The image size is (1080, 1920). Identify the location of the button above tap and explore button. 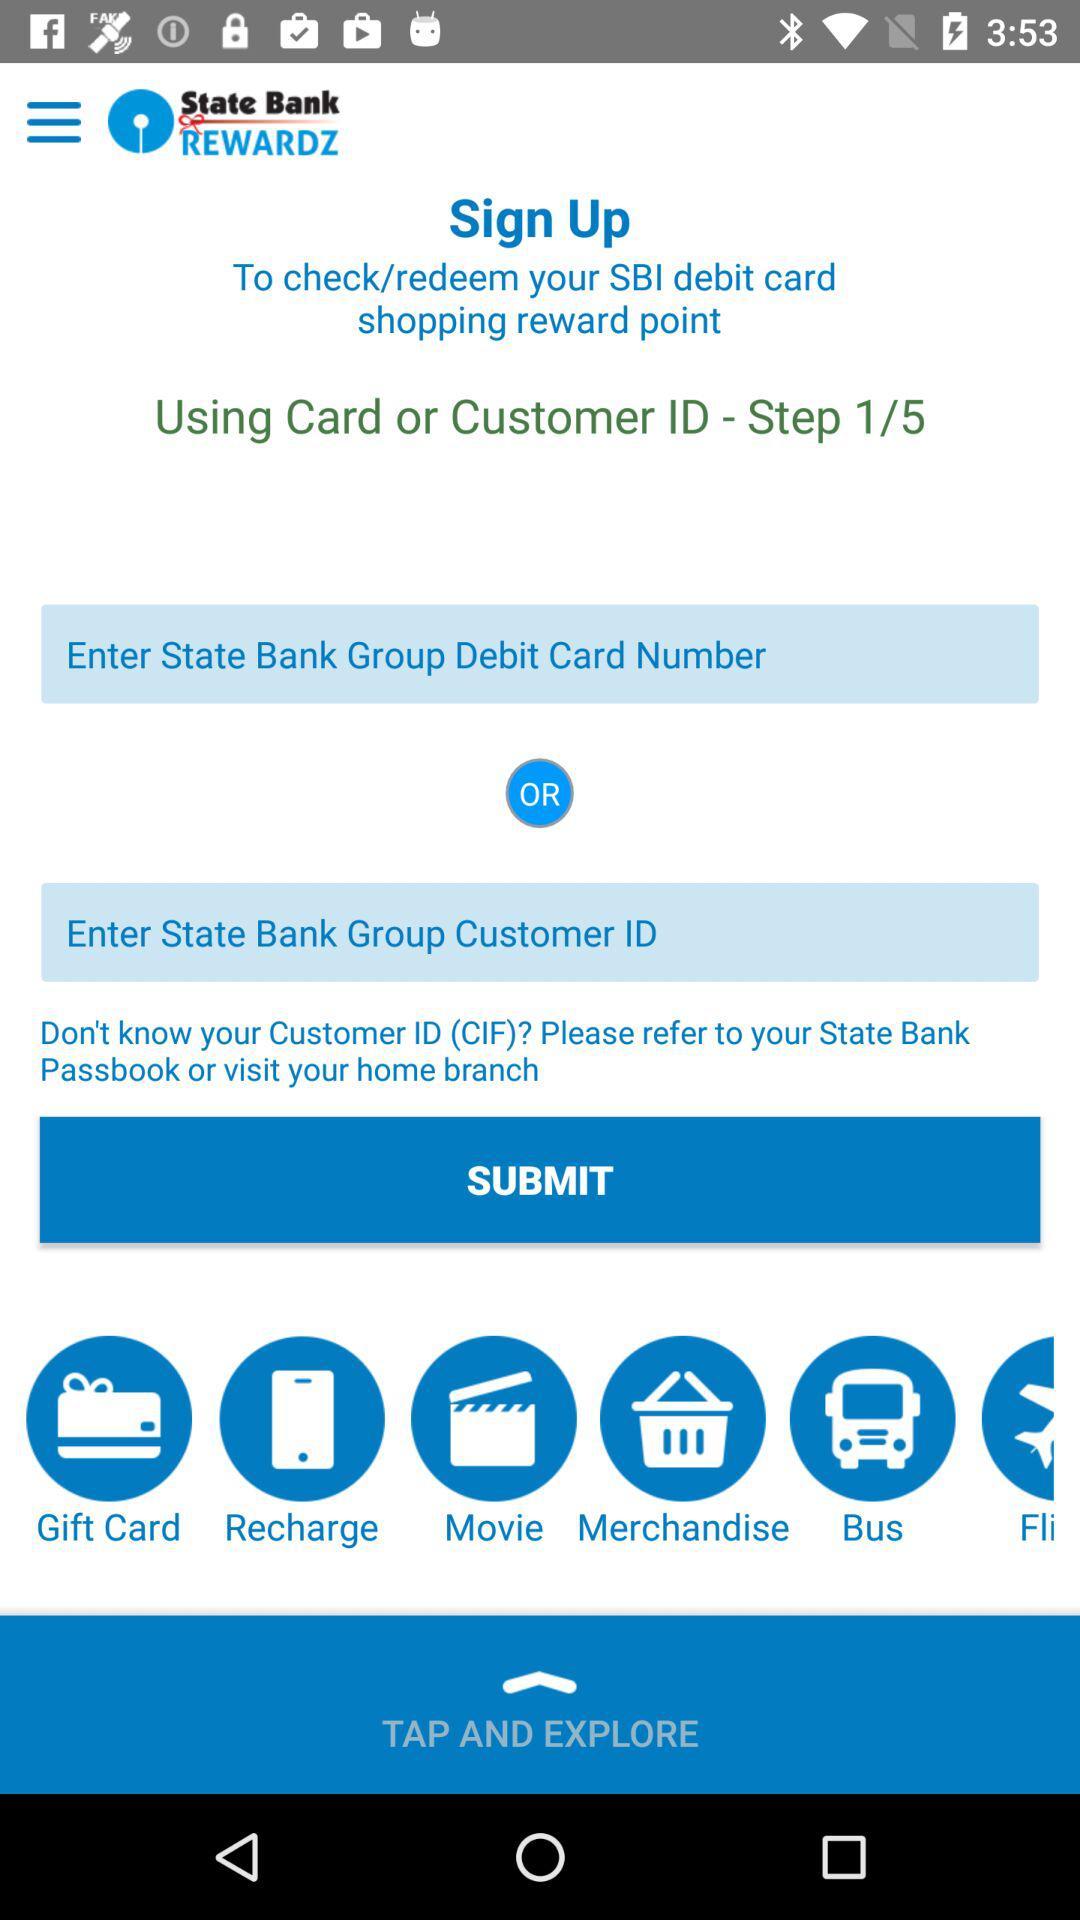
(682, 1443).